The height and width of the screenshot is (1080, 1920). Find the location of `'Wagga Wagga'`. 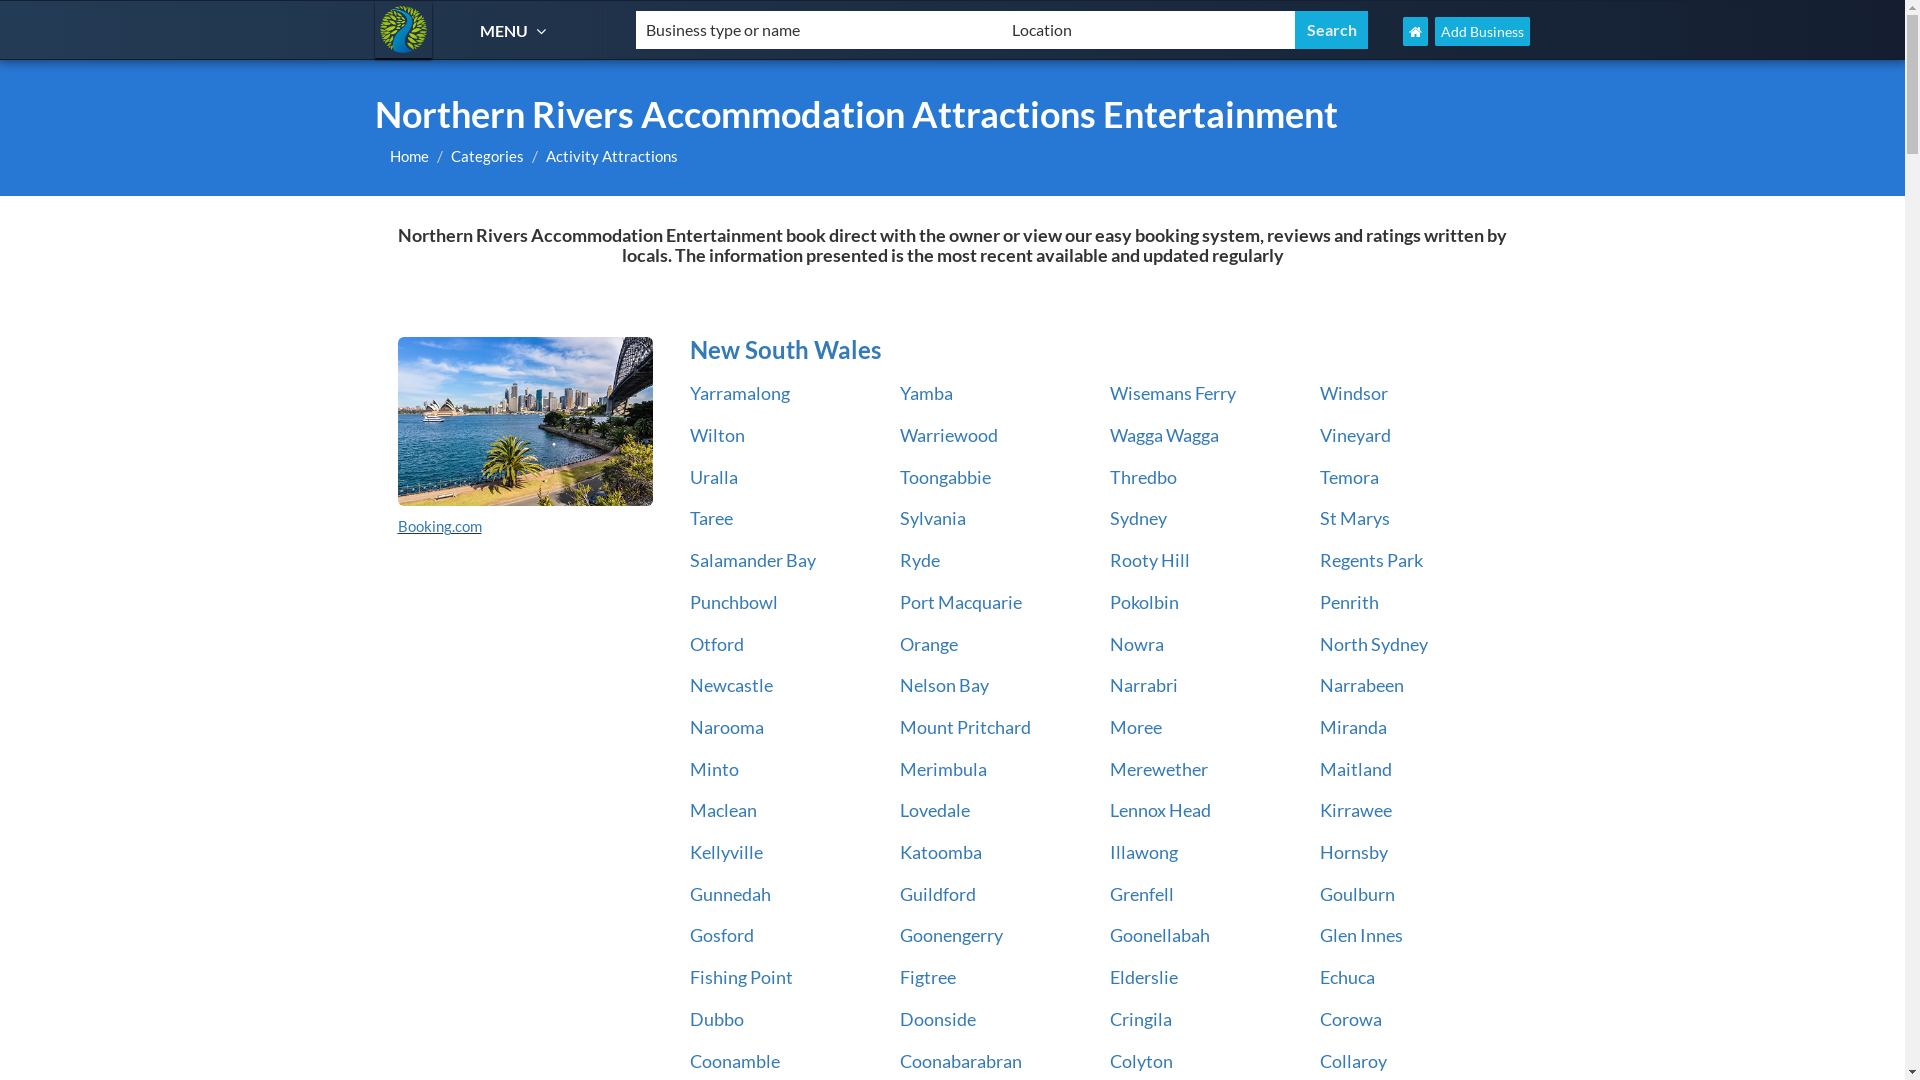

'Wagga Wagga' is located at coordinates (1164, 434).